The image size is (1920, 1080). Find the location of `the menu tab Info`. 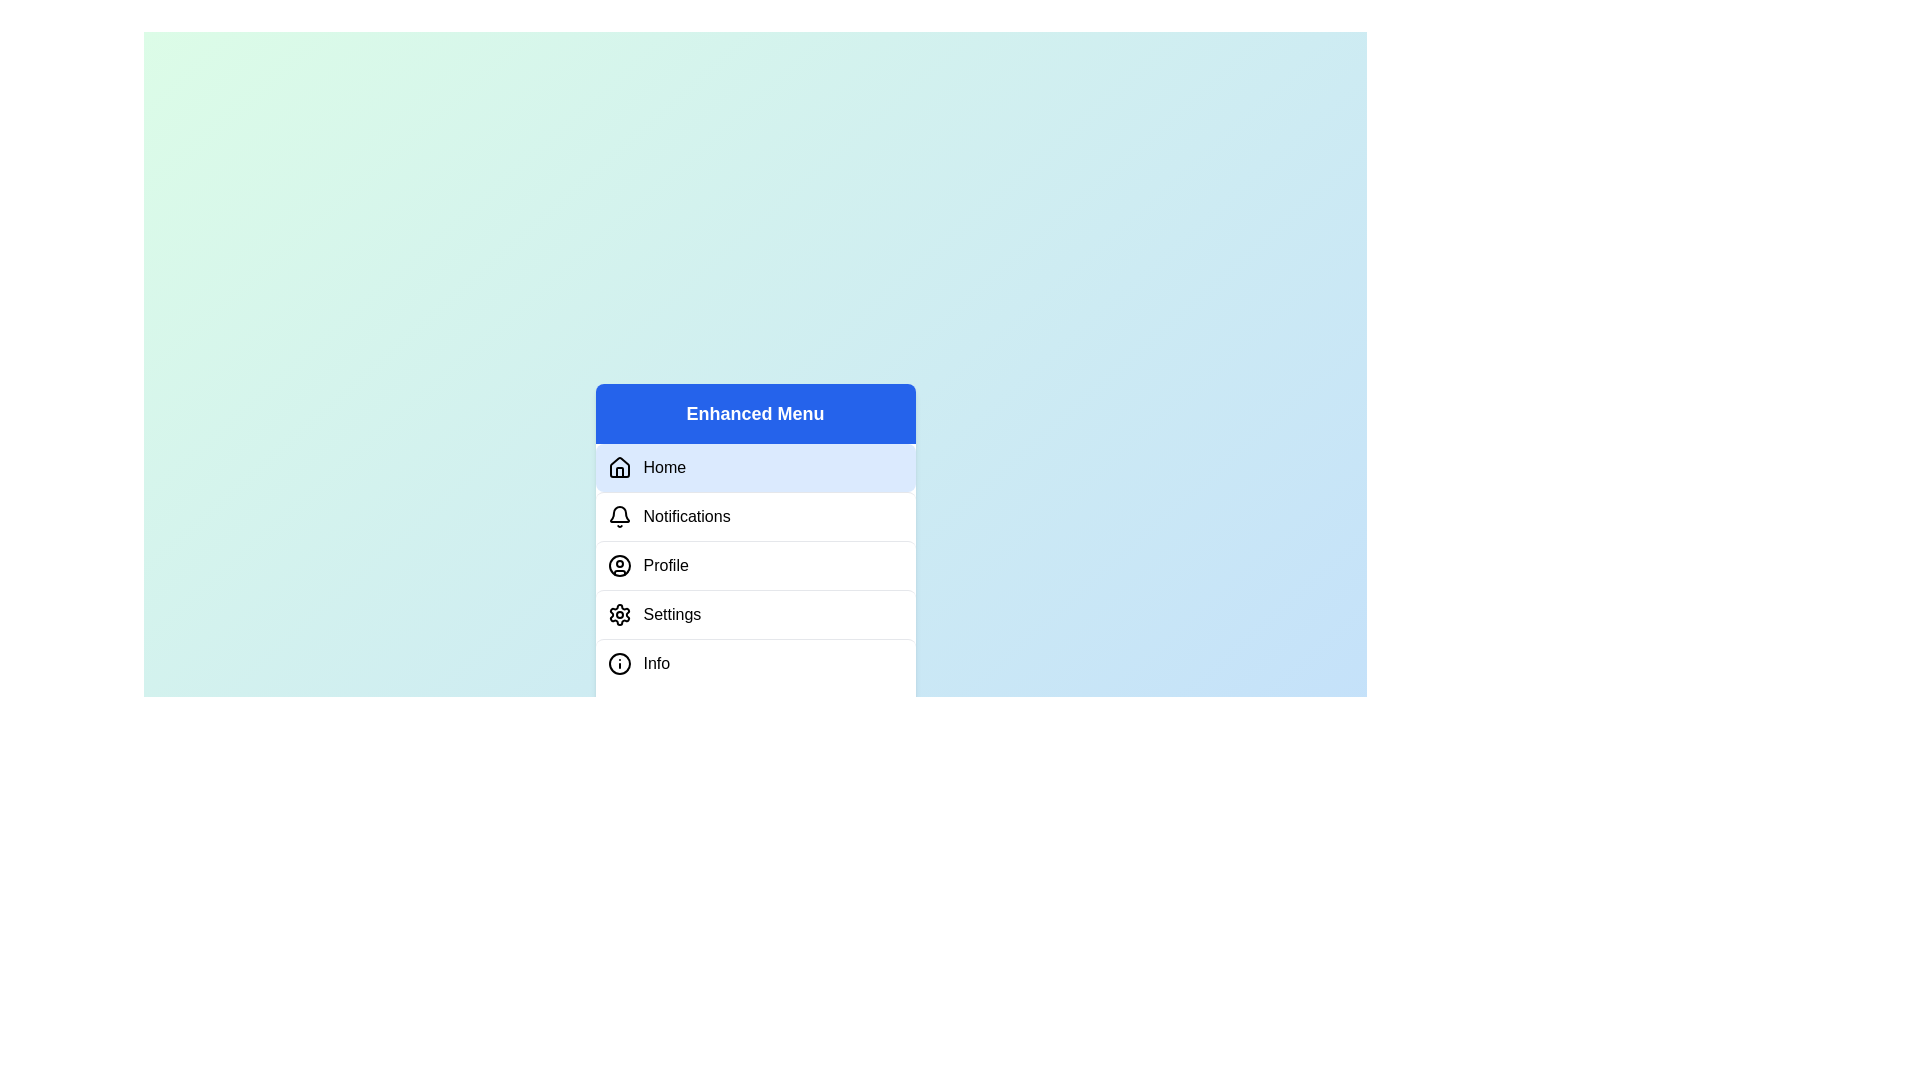

the menu tab Info is located at coordinates (754, 663).